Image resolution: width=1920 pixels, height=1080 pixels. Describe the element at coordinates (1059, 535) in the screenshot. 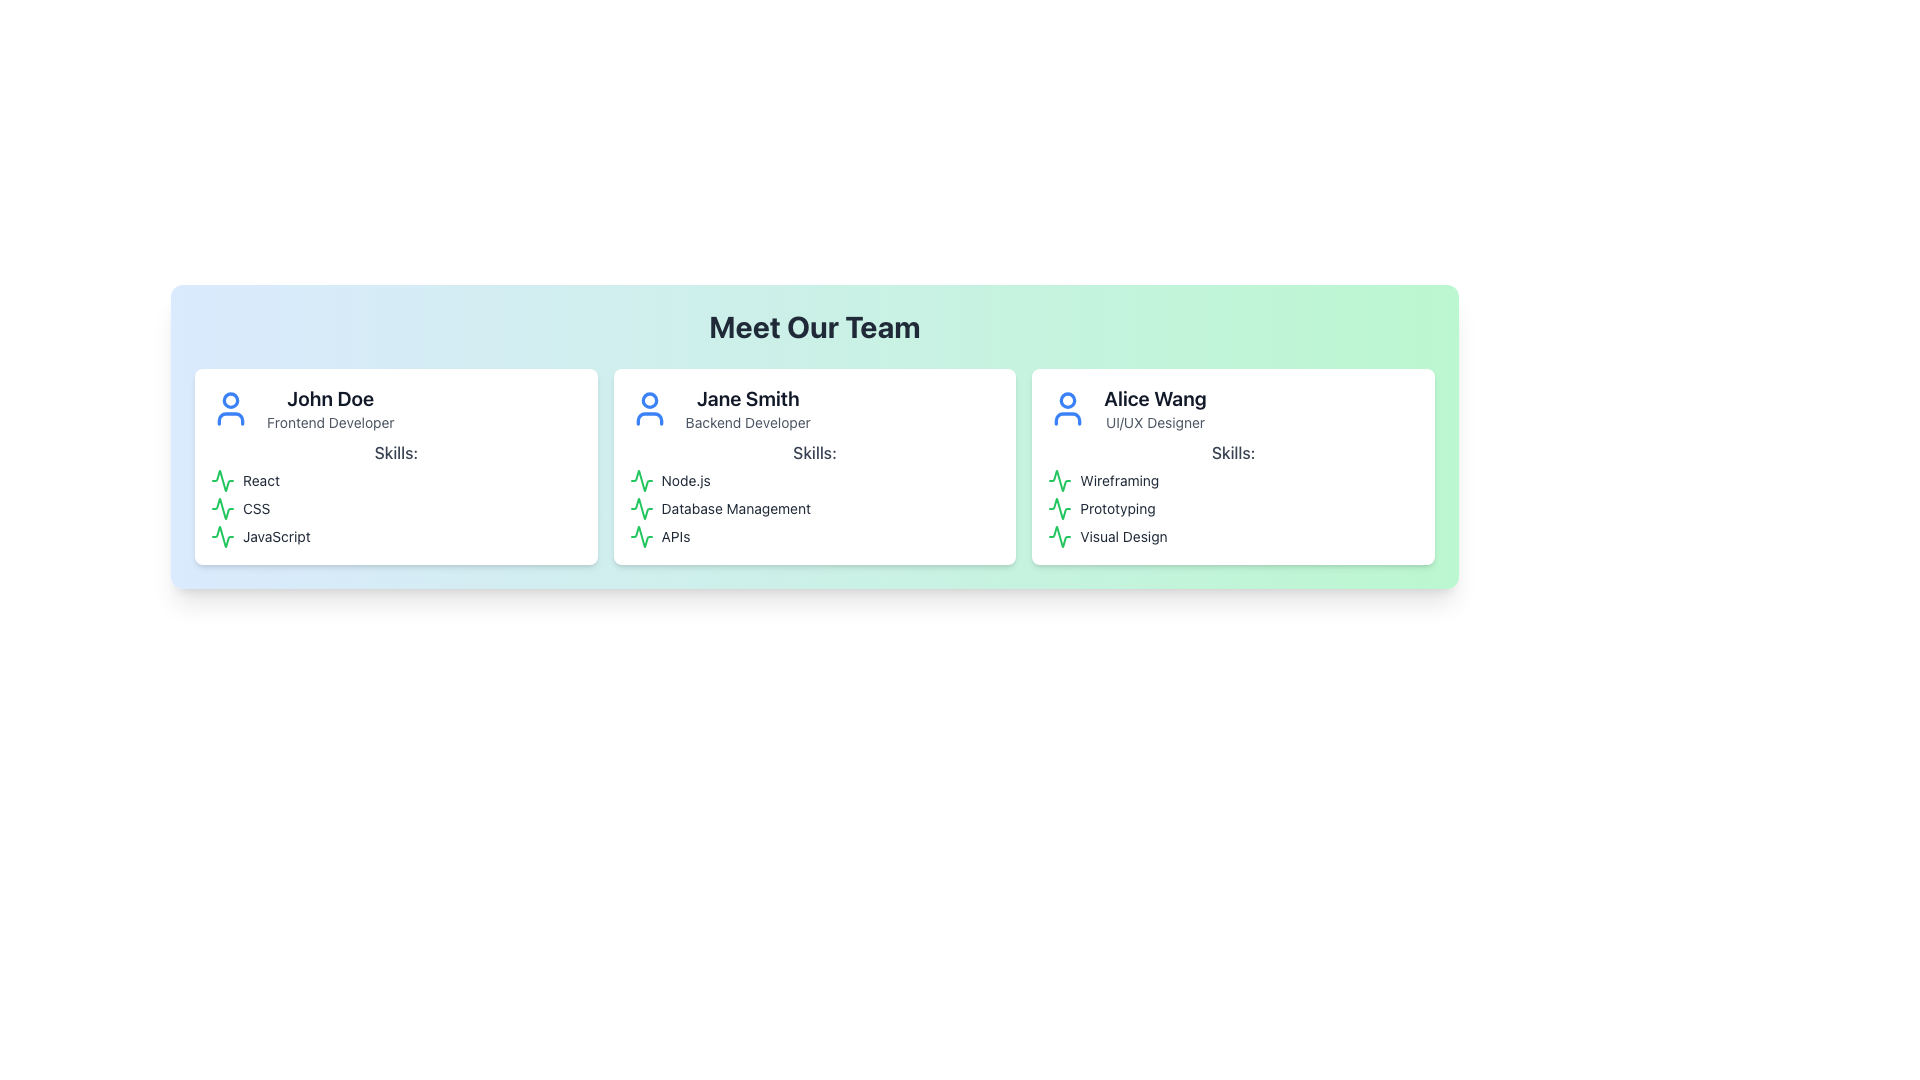

I see `the skill icon representing 'Visual Design' for Alice Wang in the 'Meet Our Team' section, located to the left of the text under the header 'Skills:'` at that location.